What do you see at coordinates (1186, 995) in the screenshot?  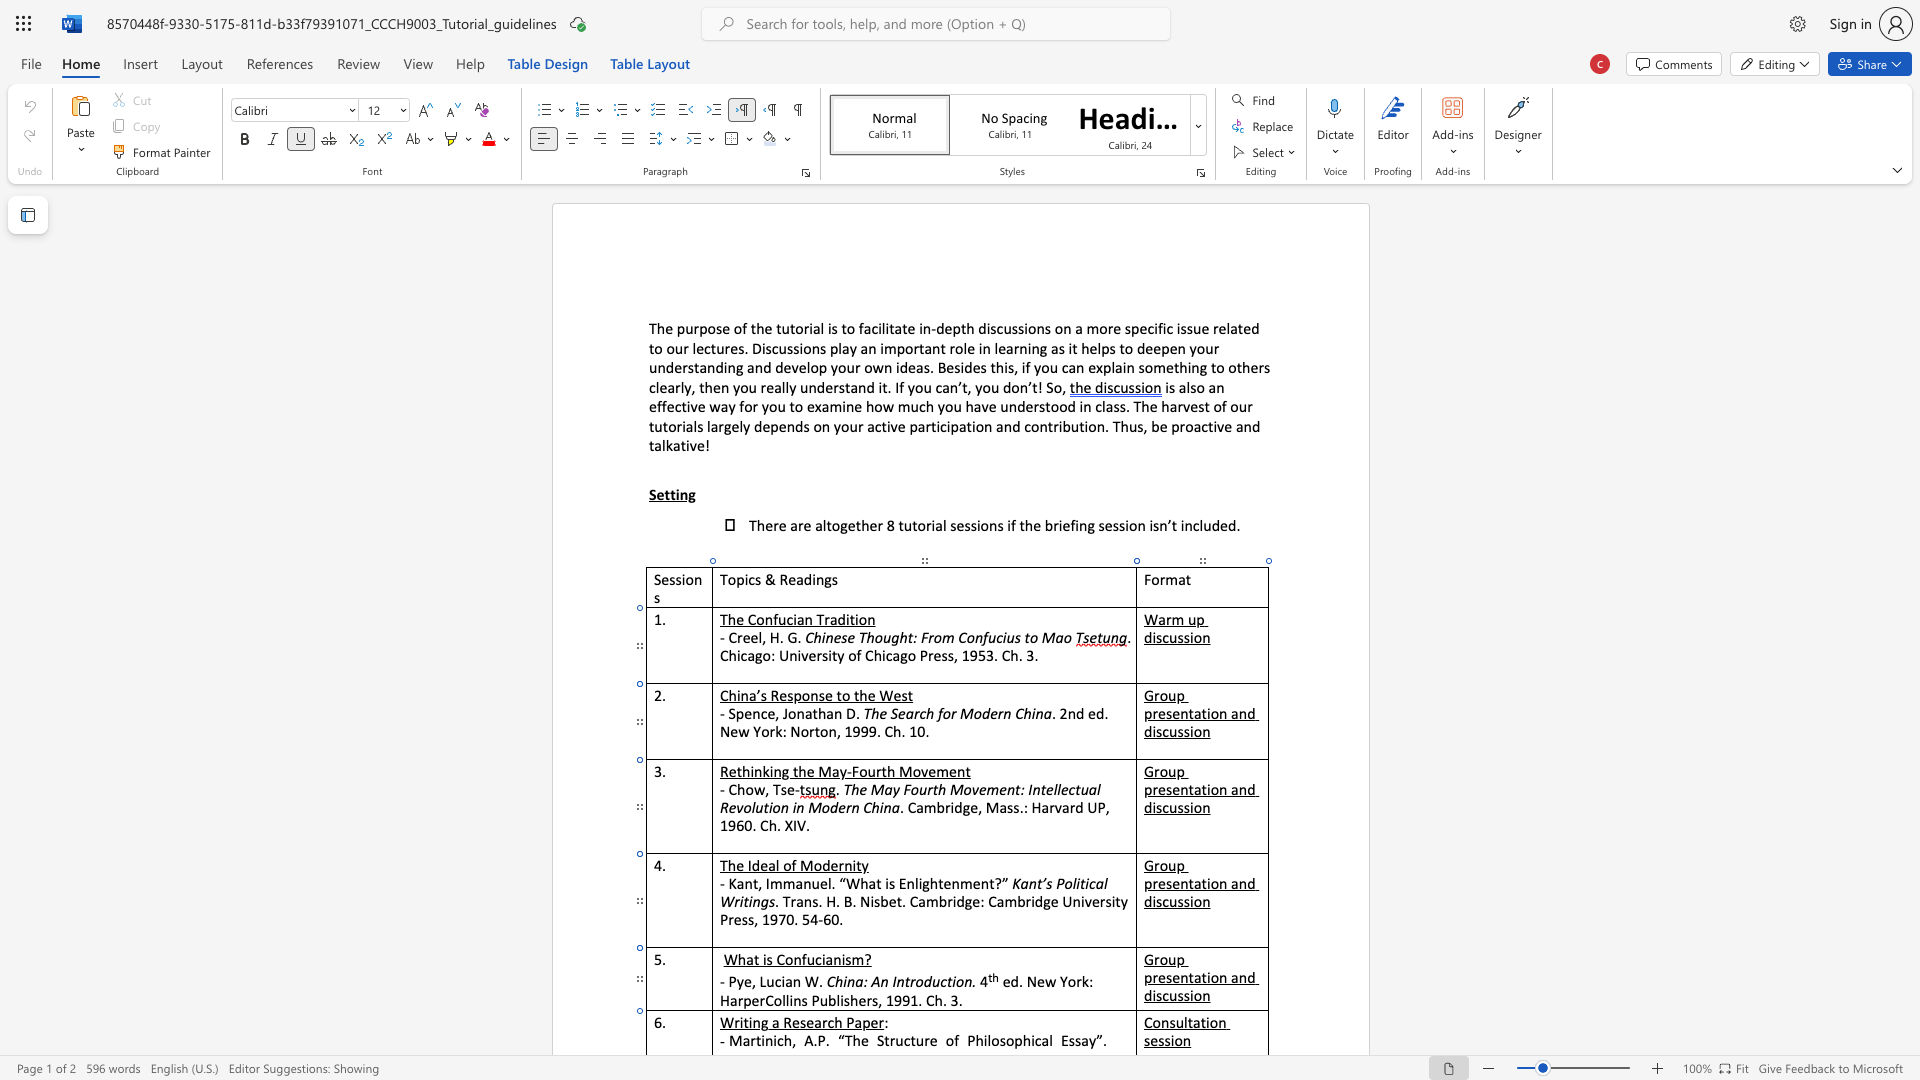 I see `the 4th character "s" in the text` at bounding box center [1186, 995].